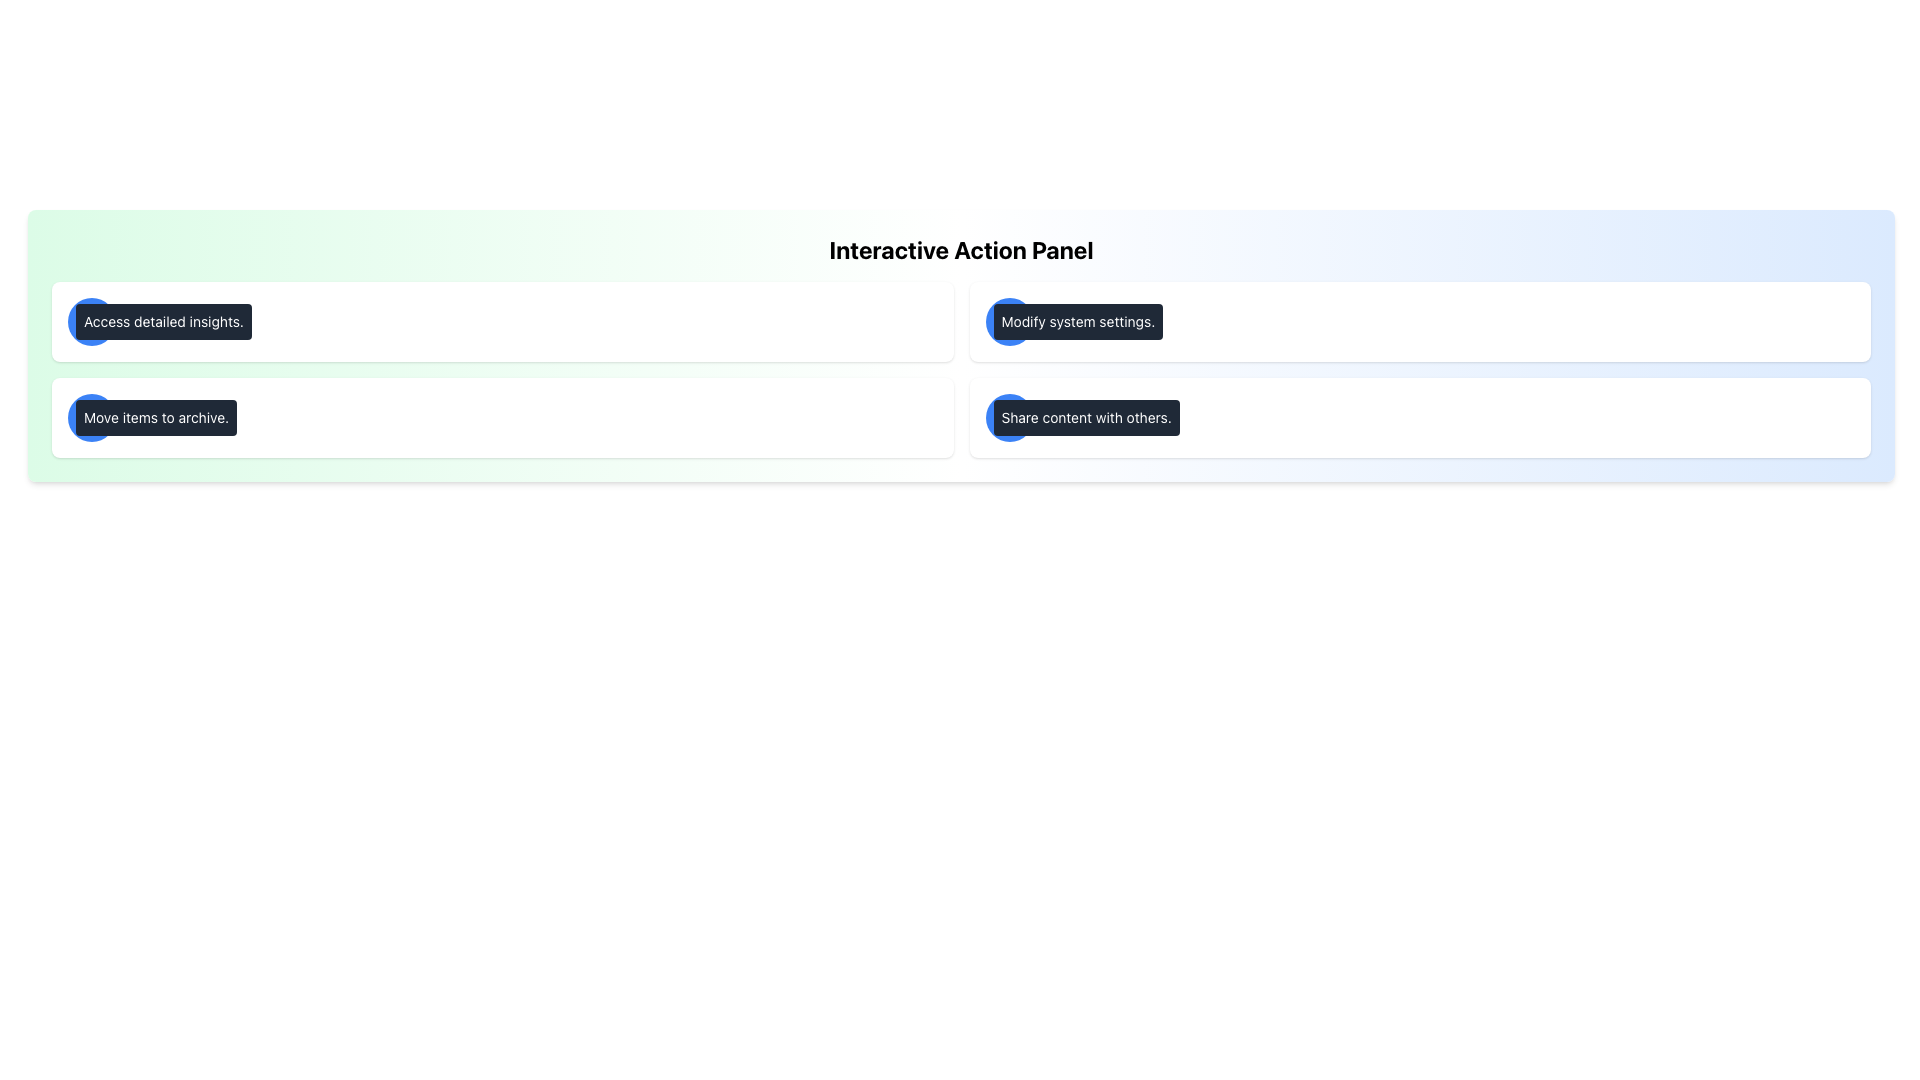 This screenshot has width=1920, height=1080. What do you see at coordinates (163, 320) in the screenshot?
I see `the dark gray rectangular button labeled 'Access detailed insights.' with rounded corners and a subtle 3D effect, located within a white card at the top-left corner of the interface` at bounding box center [163, 320].